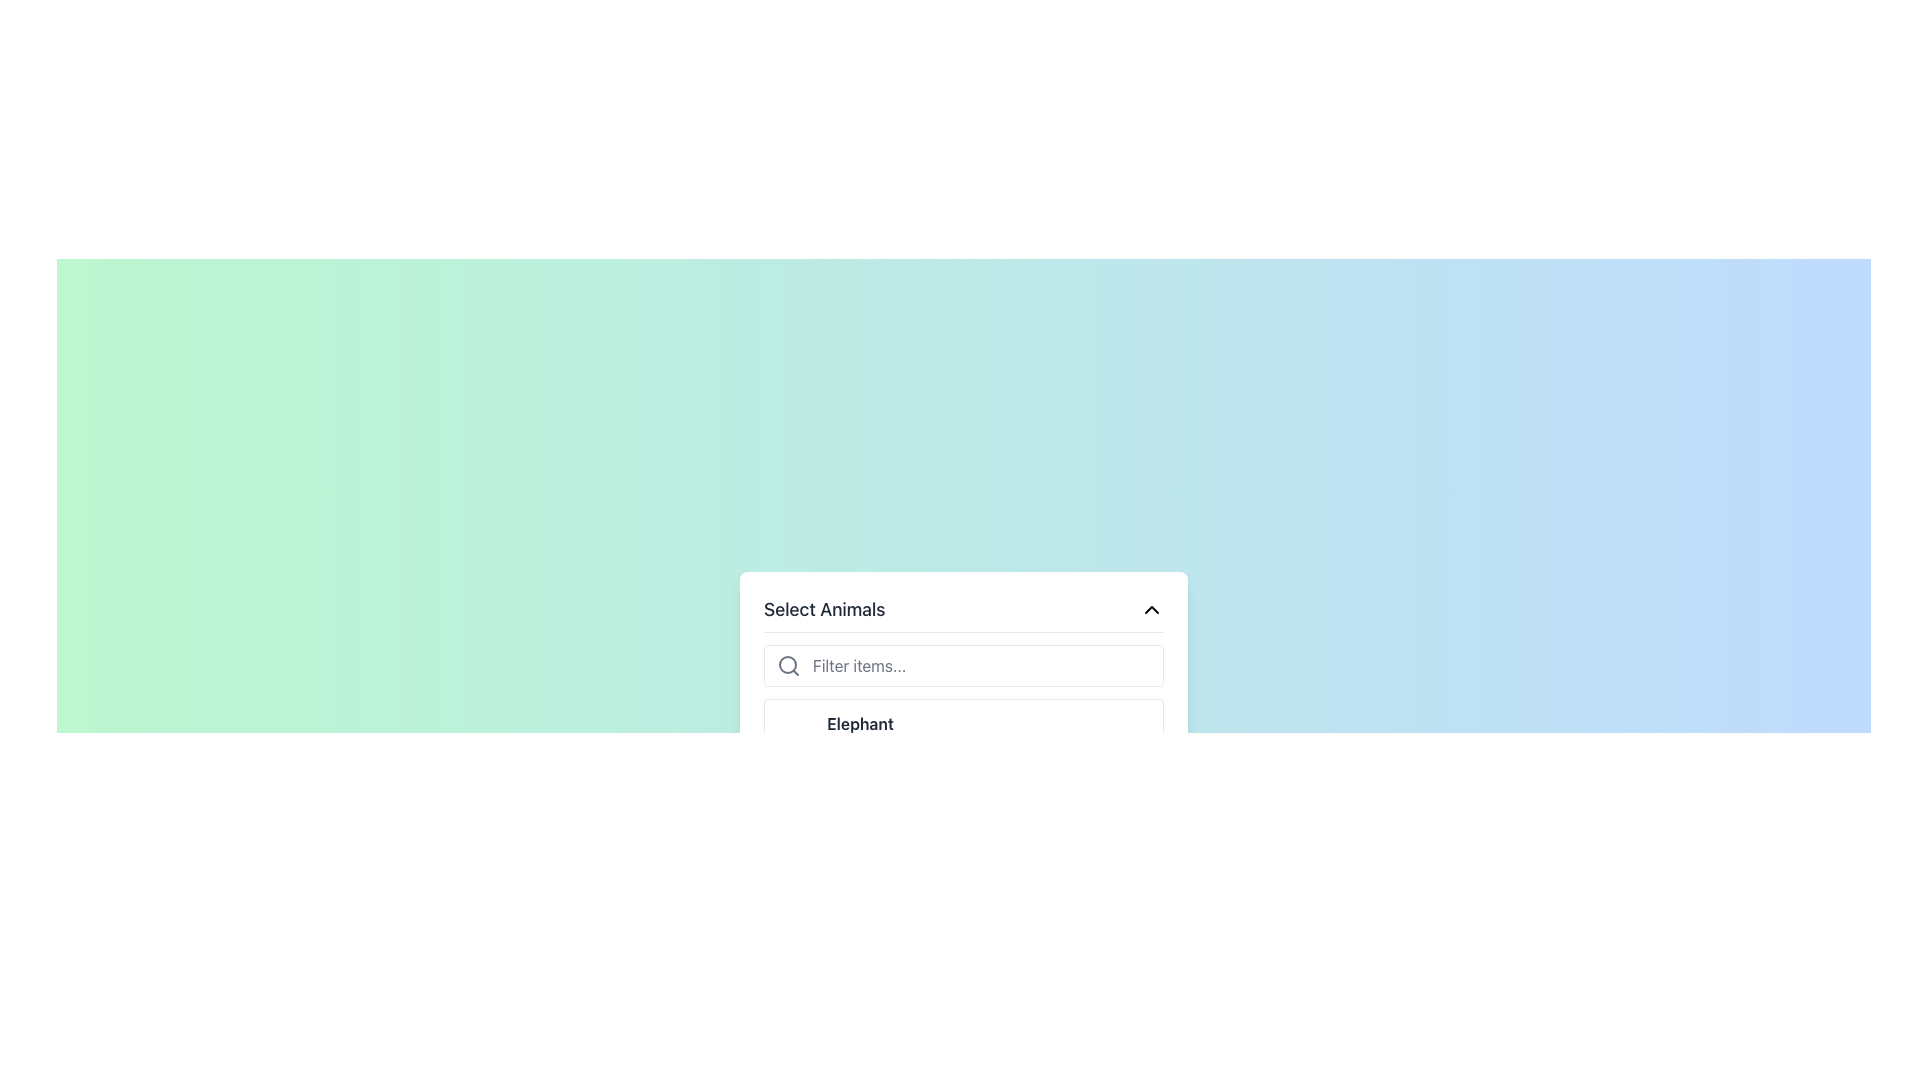  I want to click on the list item labeled 'Elephant' within the dropdown menu 'Select Animals', so click(860, 733).